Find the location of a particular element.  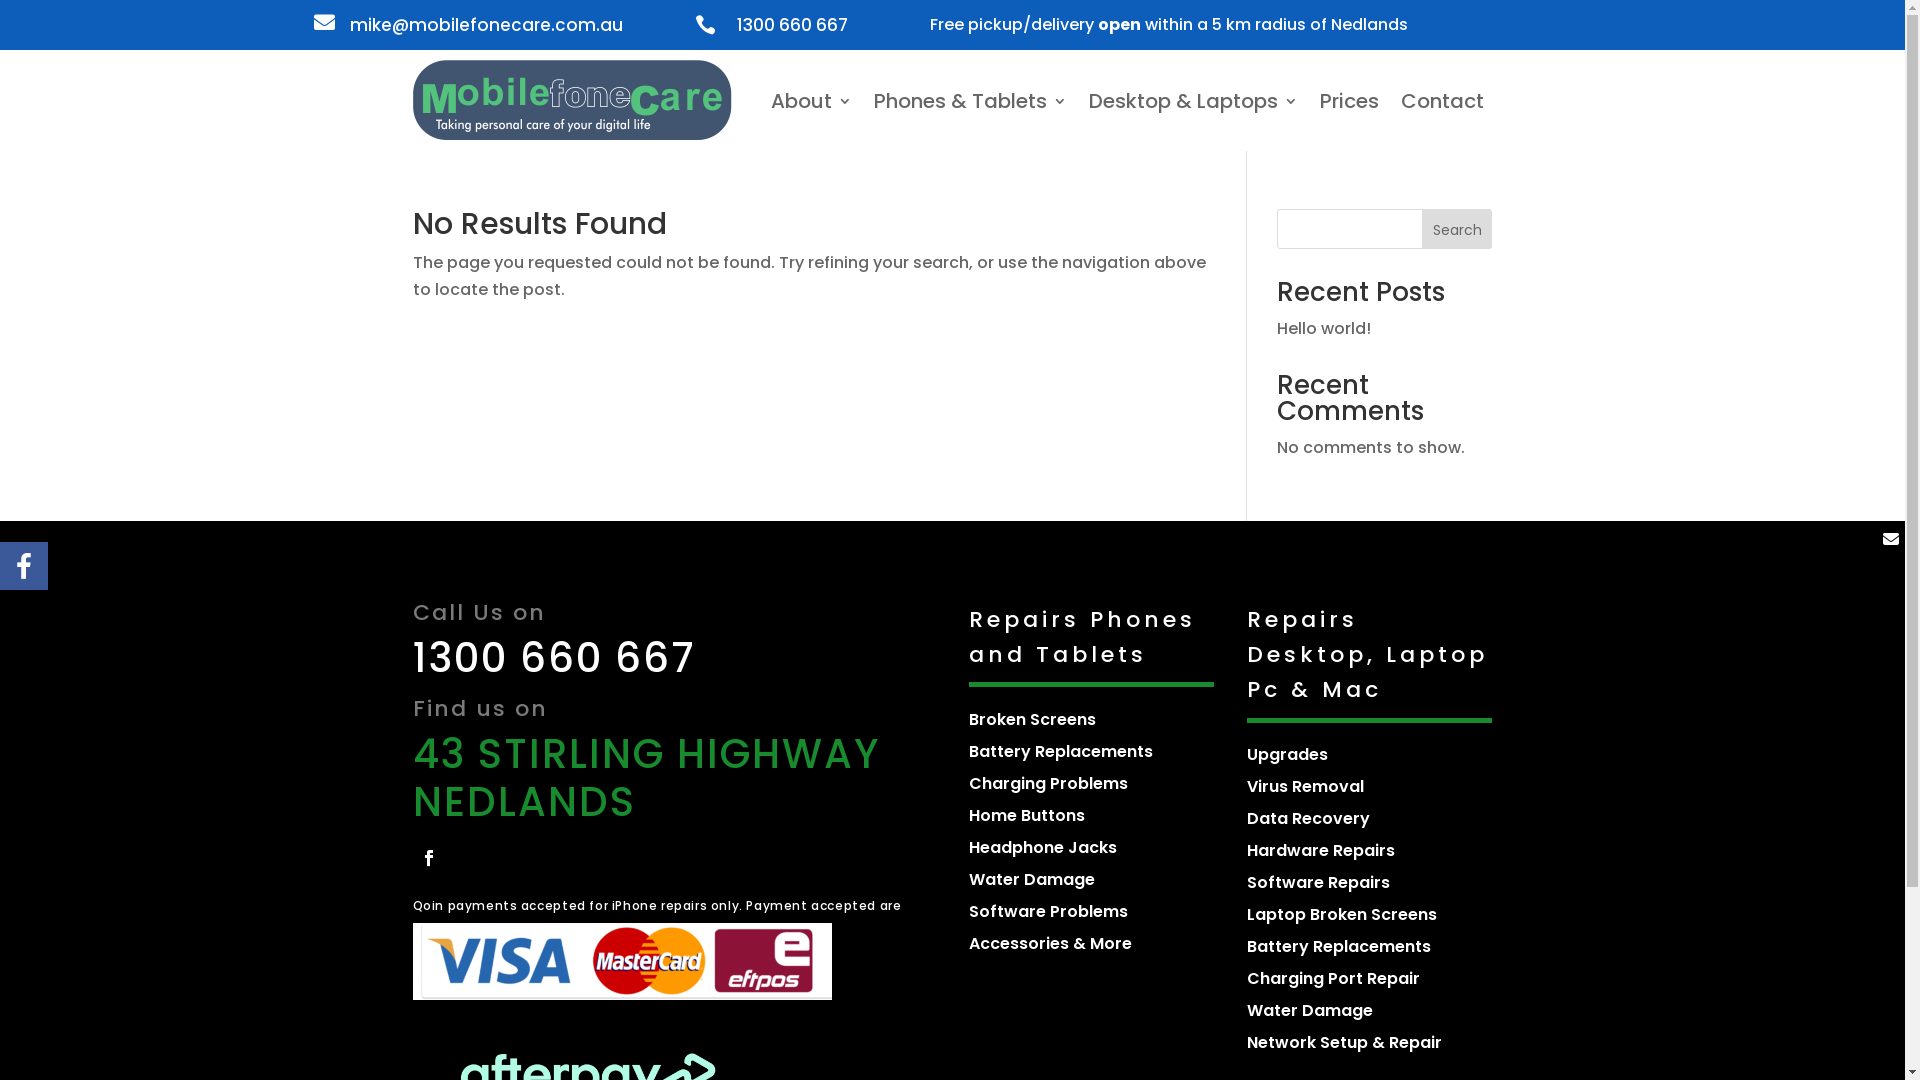

'43 STIRLING HIGHWAY NEDLANDS' is located at coordinates (645, 777).